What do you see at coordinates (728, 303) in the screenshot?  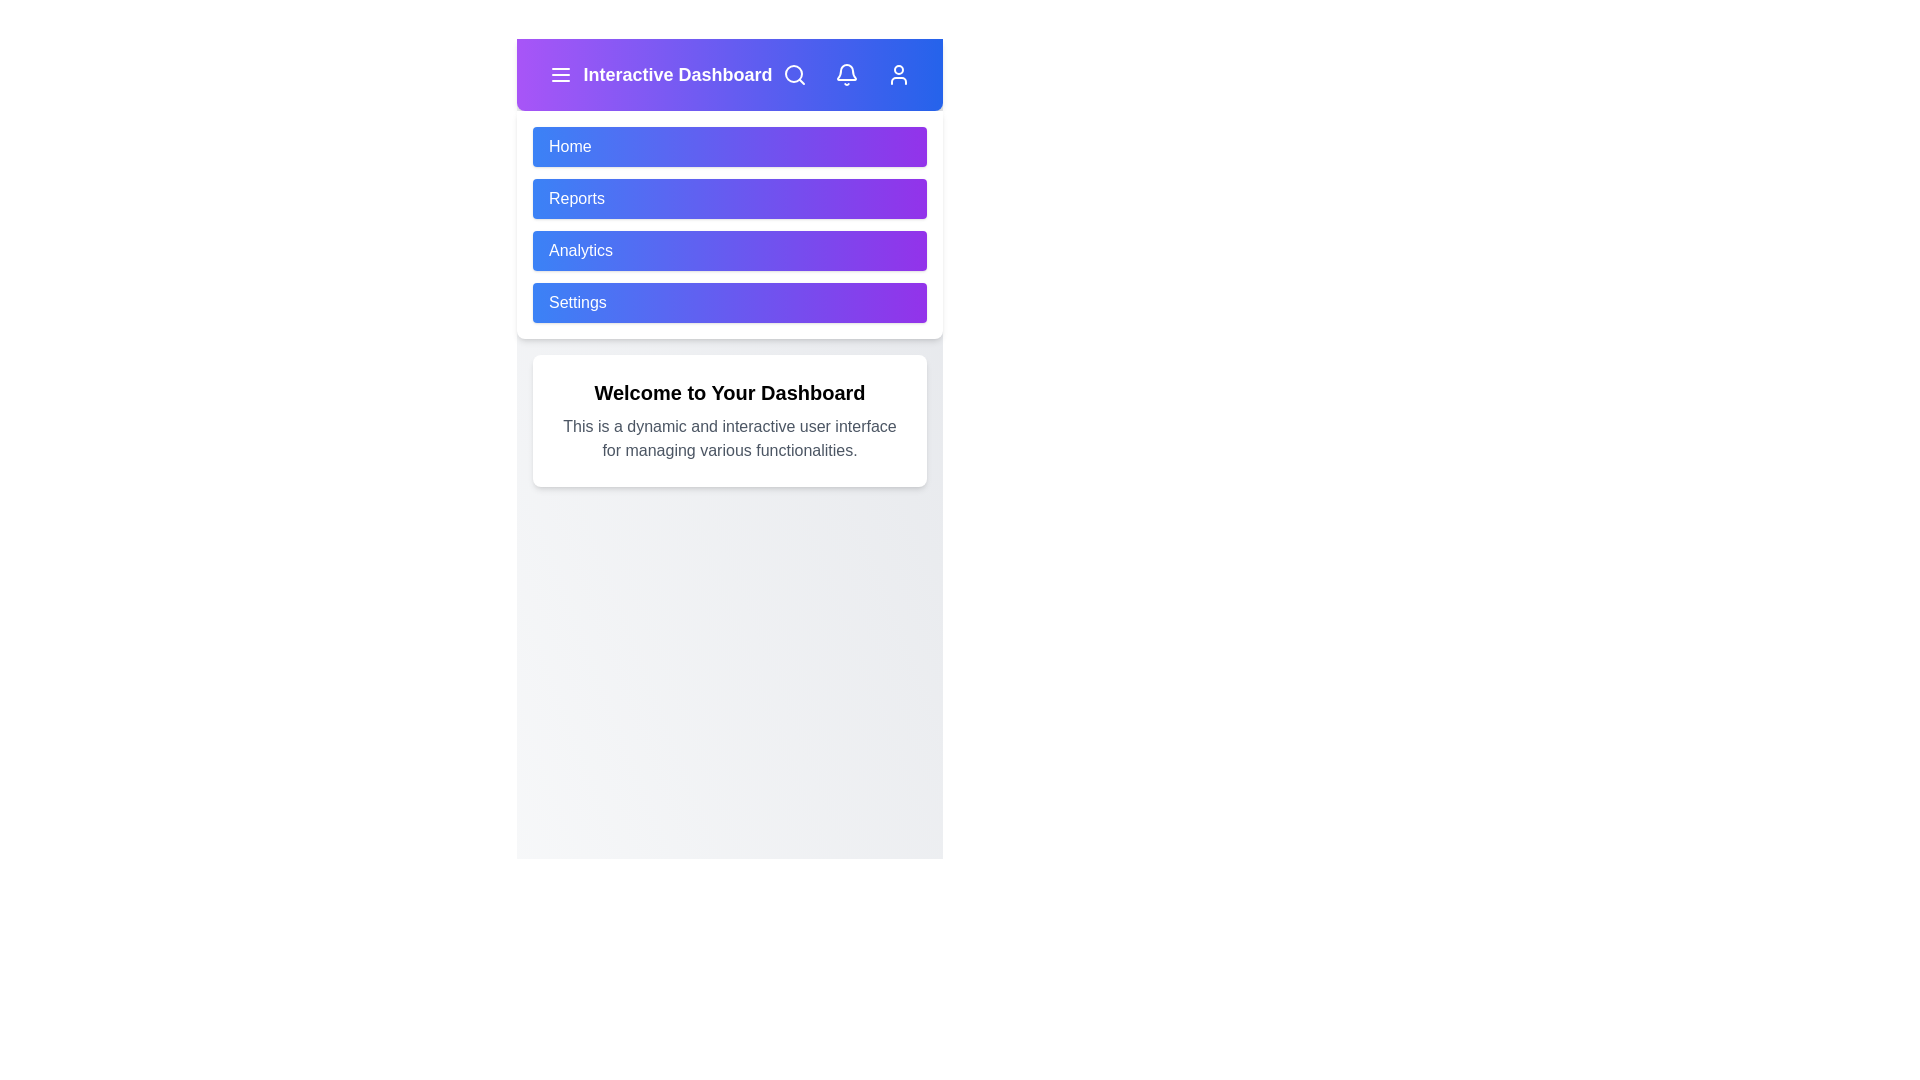 I see `the Settings navigation menu item to navigate` at bounding box center [728, 303].